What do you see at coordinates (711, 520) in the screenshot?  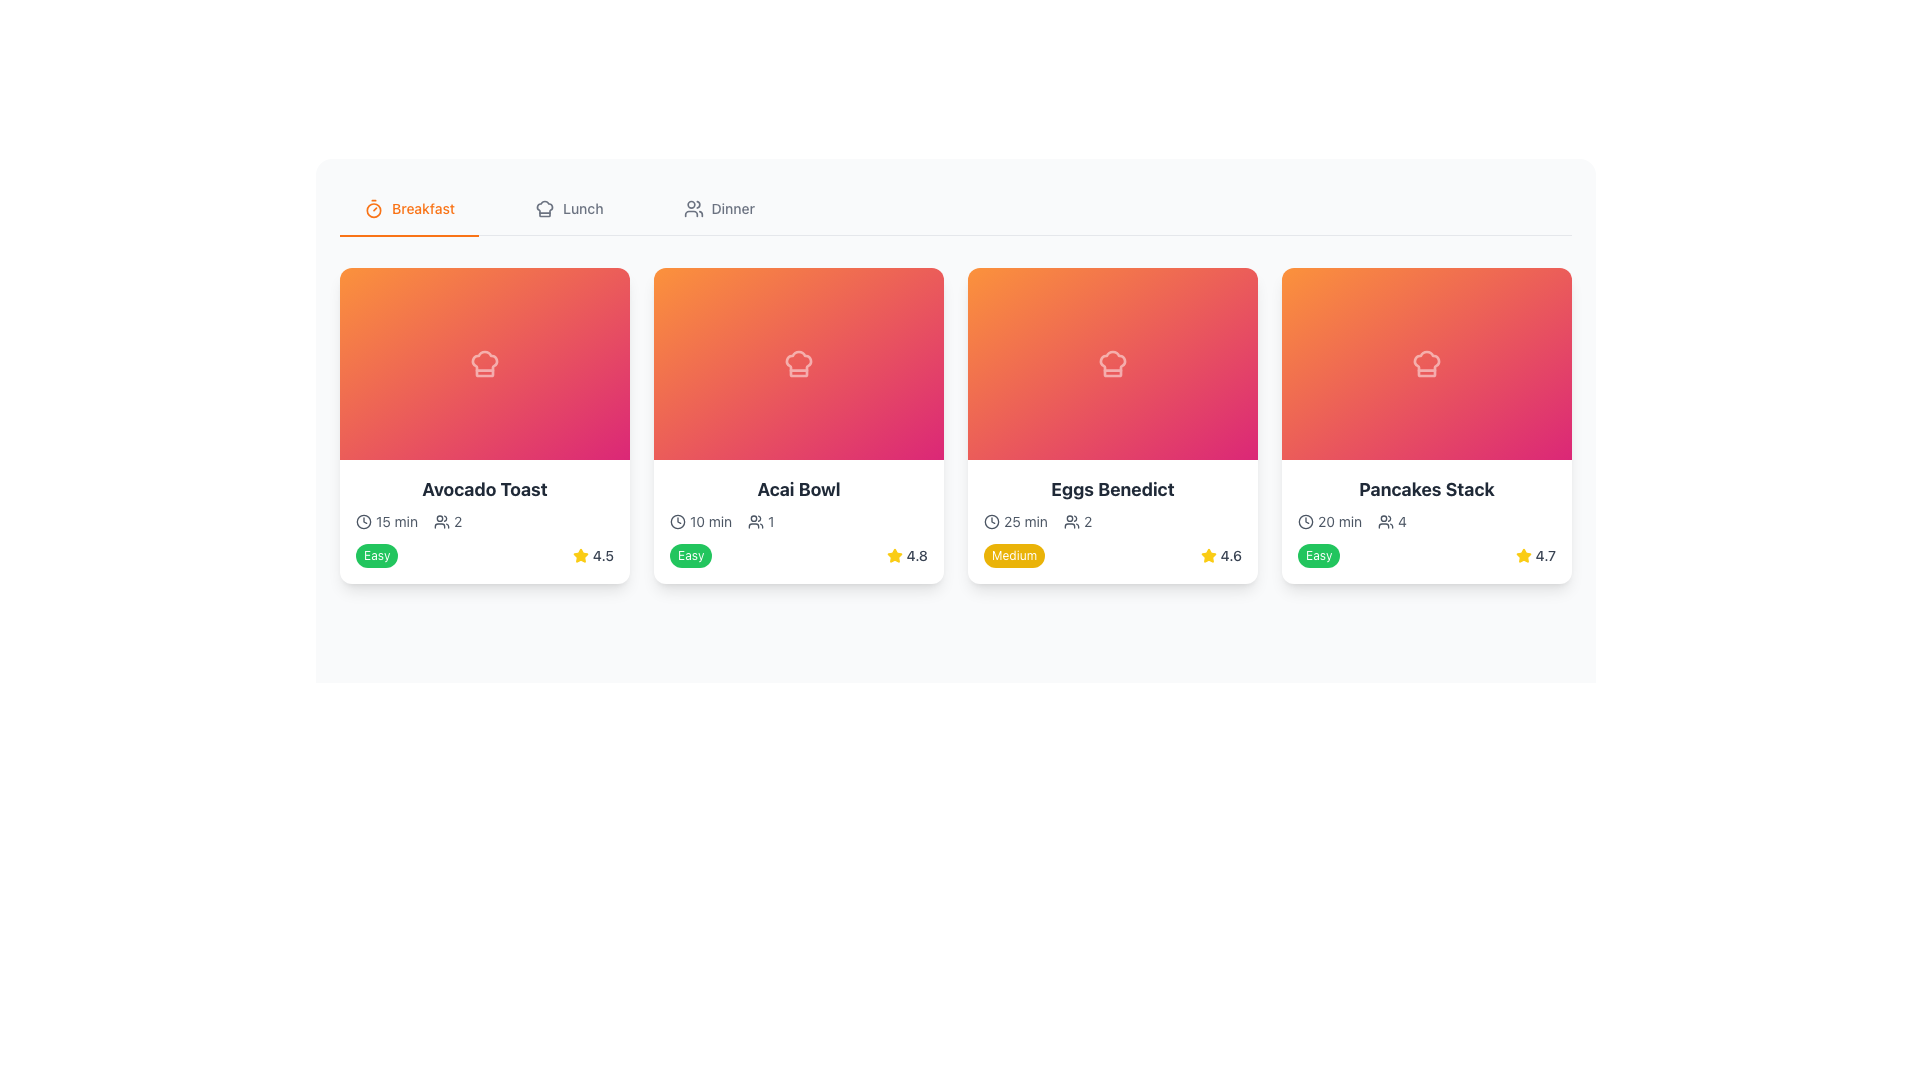 I see `the static text label displaying '10 min' in light gray color, located in the second card for 'Acai Bowl', positioned slightly right of the clock icon` at bounding box center [711, 520].